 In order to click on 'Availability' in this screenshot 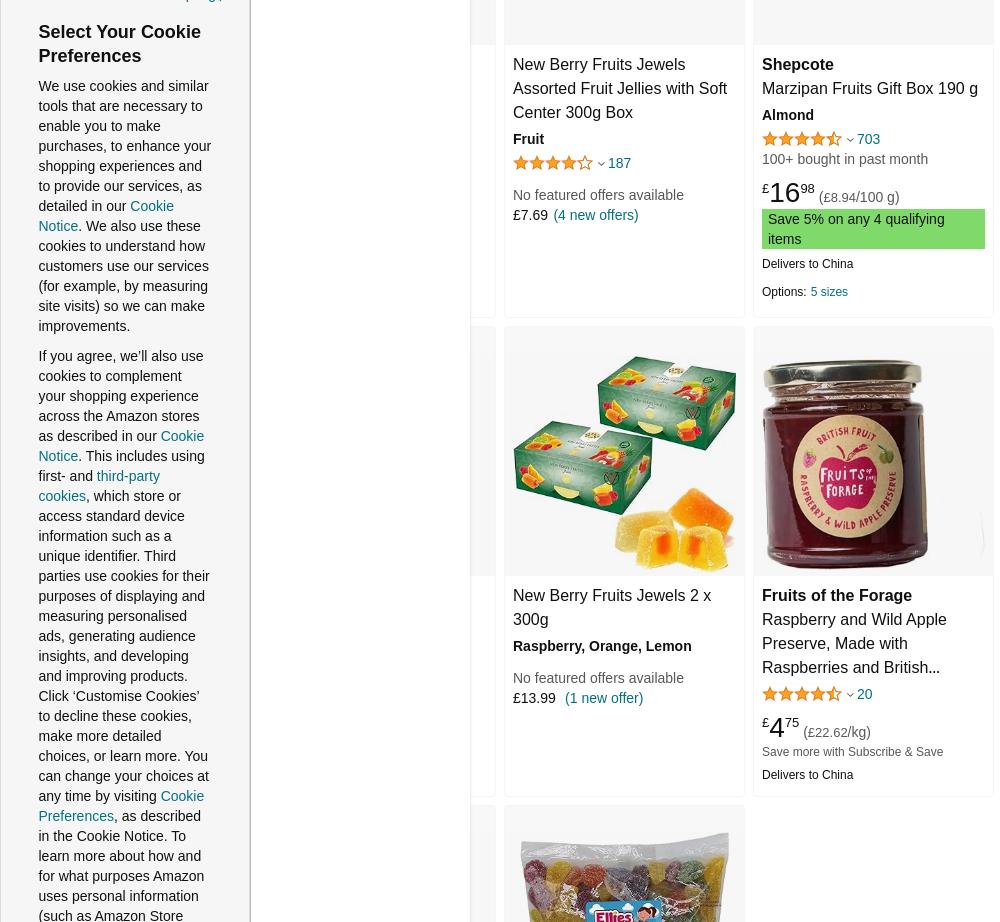, I will do `click(42, 137)`.